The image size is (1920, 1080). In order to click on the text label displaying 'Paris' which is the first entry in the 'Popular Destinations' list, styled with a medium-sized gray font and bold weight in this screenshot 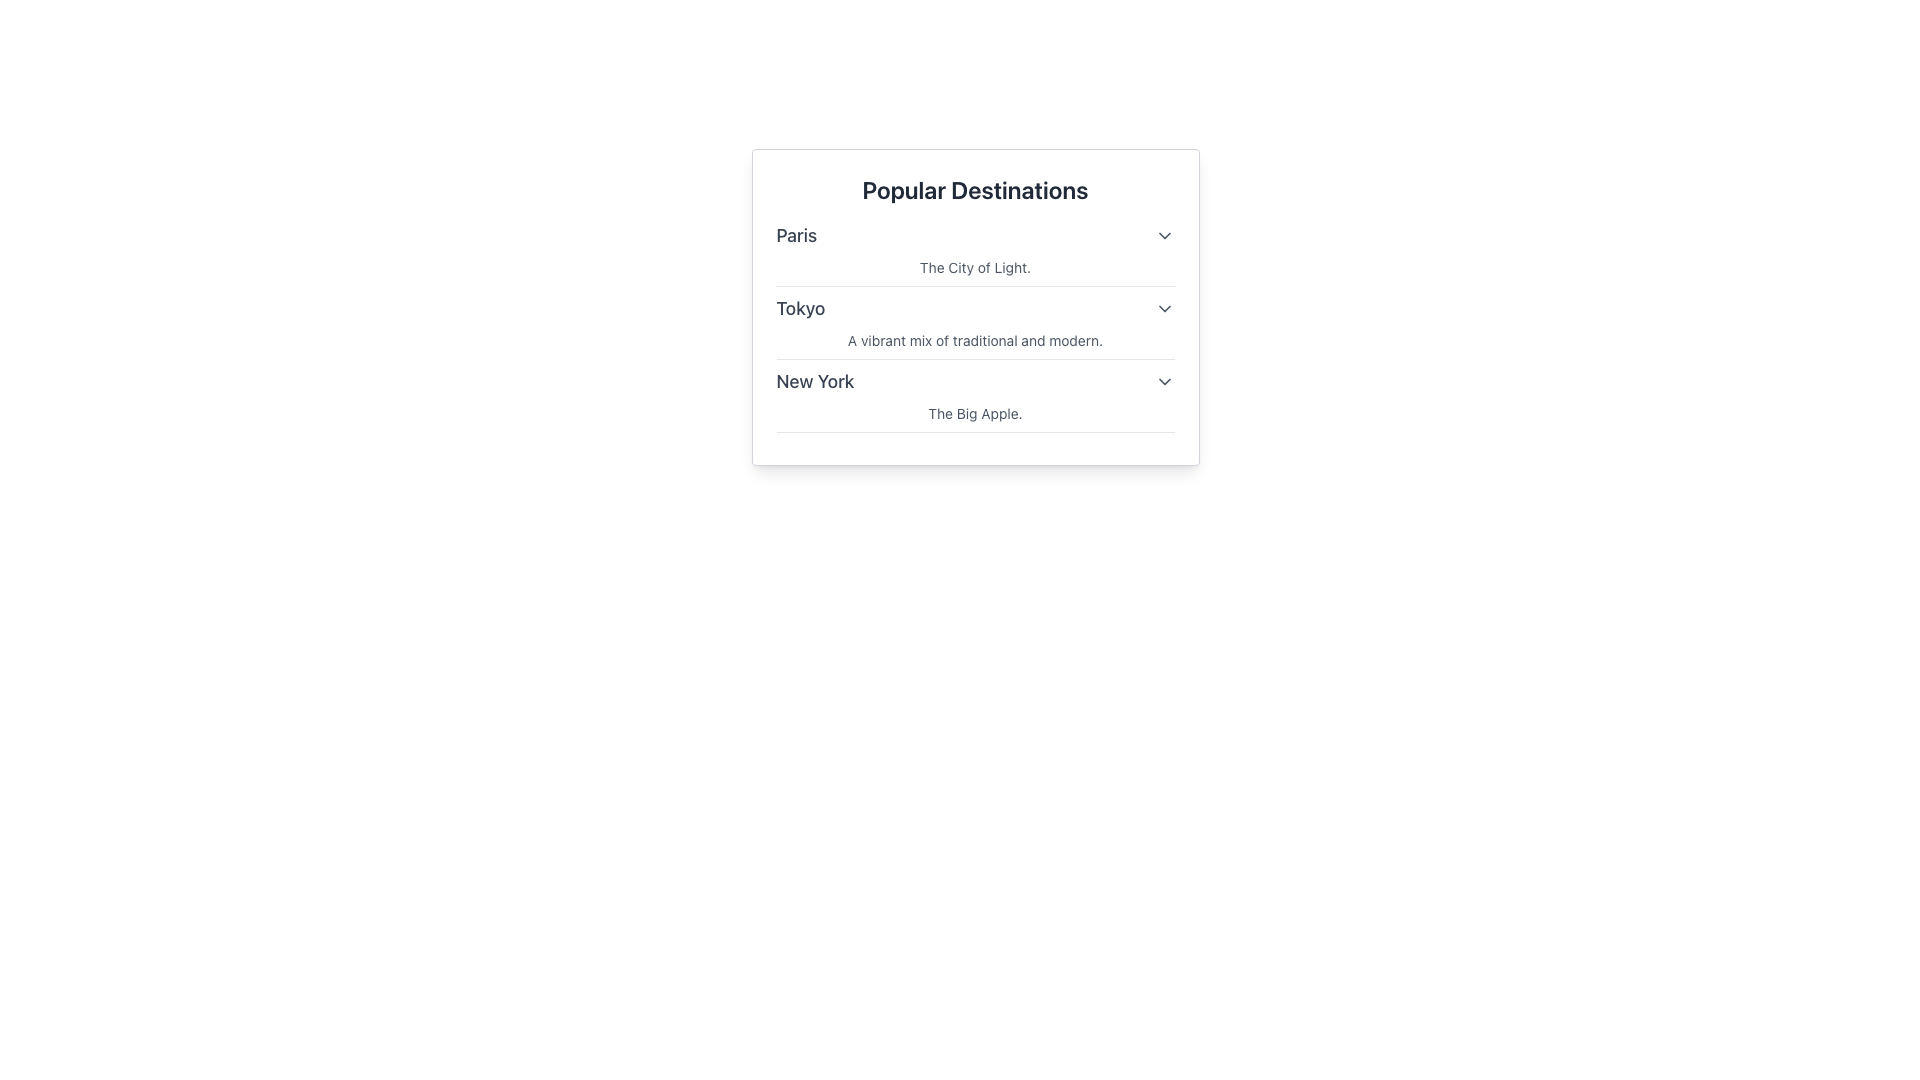, I will do `click(795, 234)`.